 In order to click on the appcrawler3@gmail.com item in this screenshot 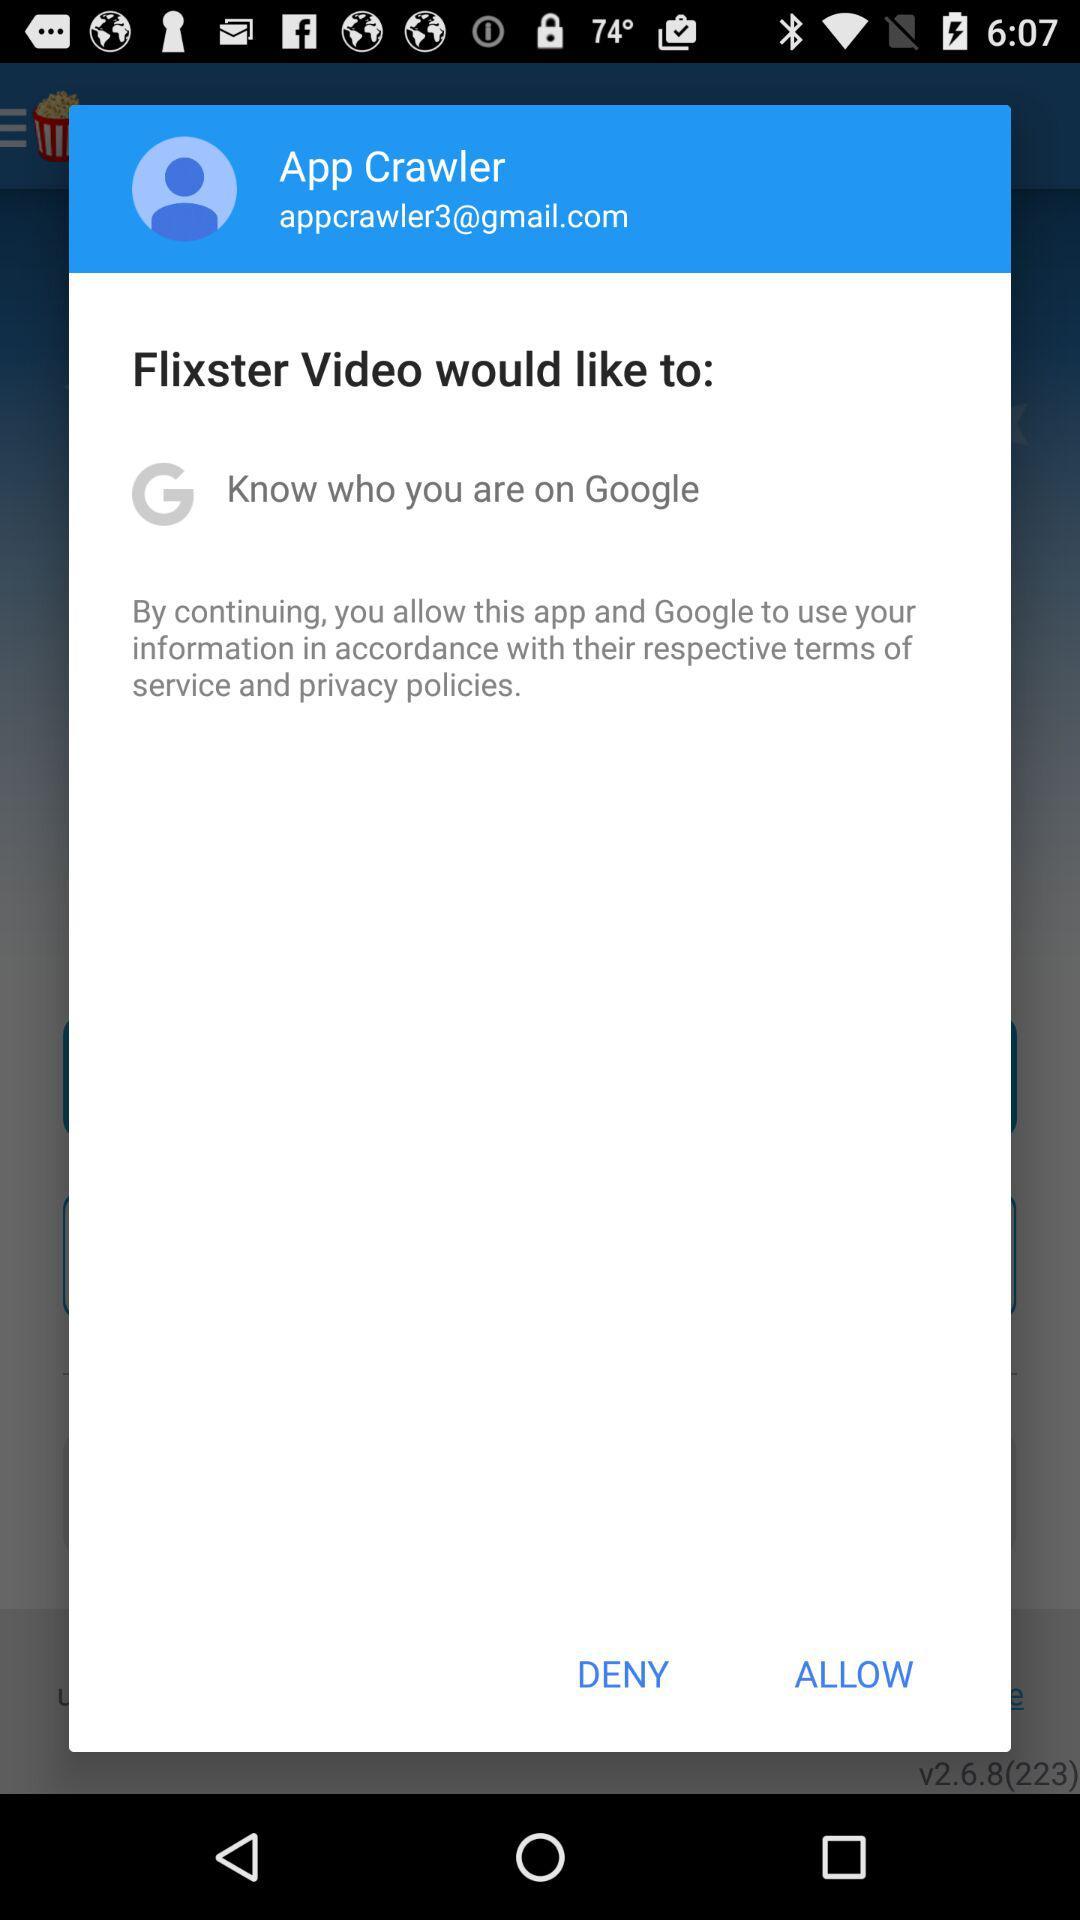, I will do `click(454, 214)`.